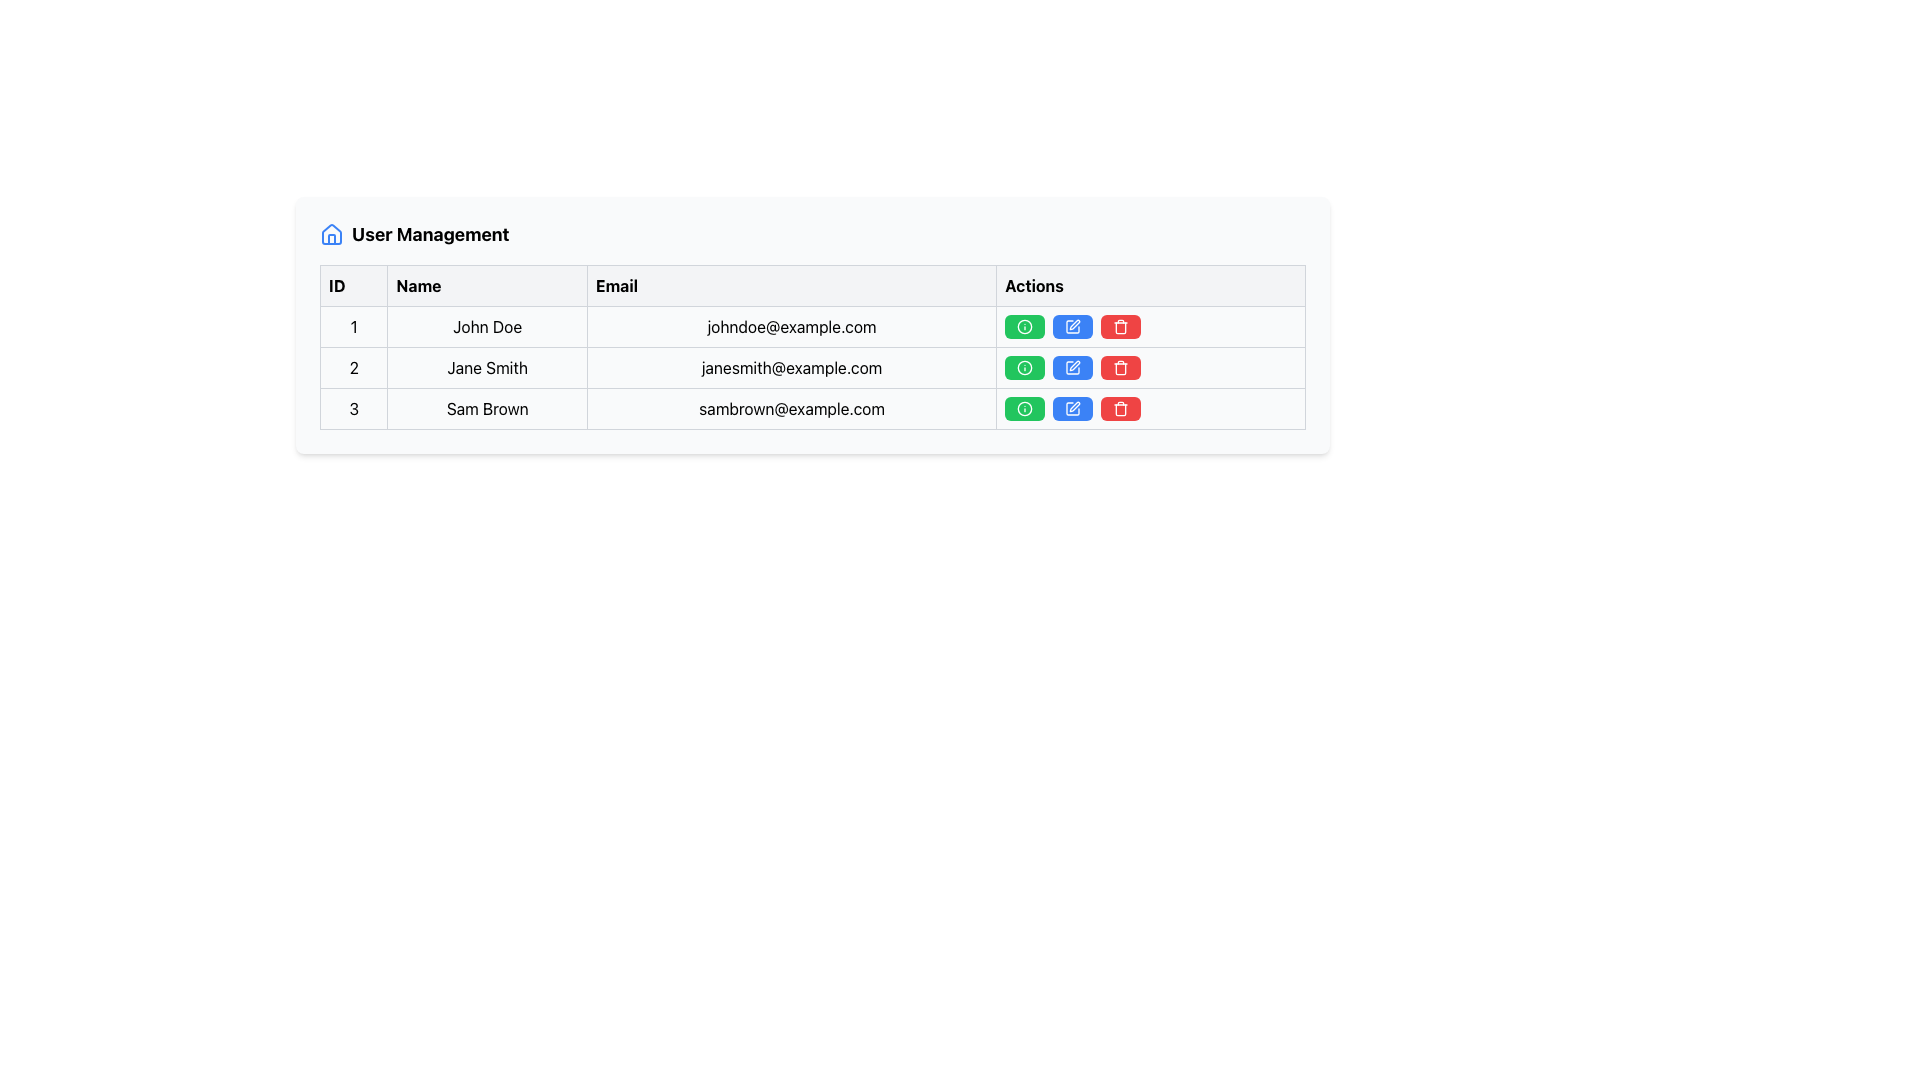 This screenshot has width=1920, height=1080. I want to click on the blue pencil icon button in the Actions column of the user management table for user 'John Doe', so click(1072, 326).